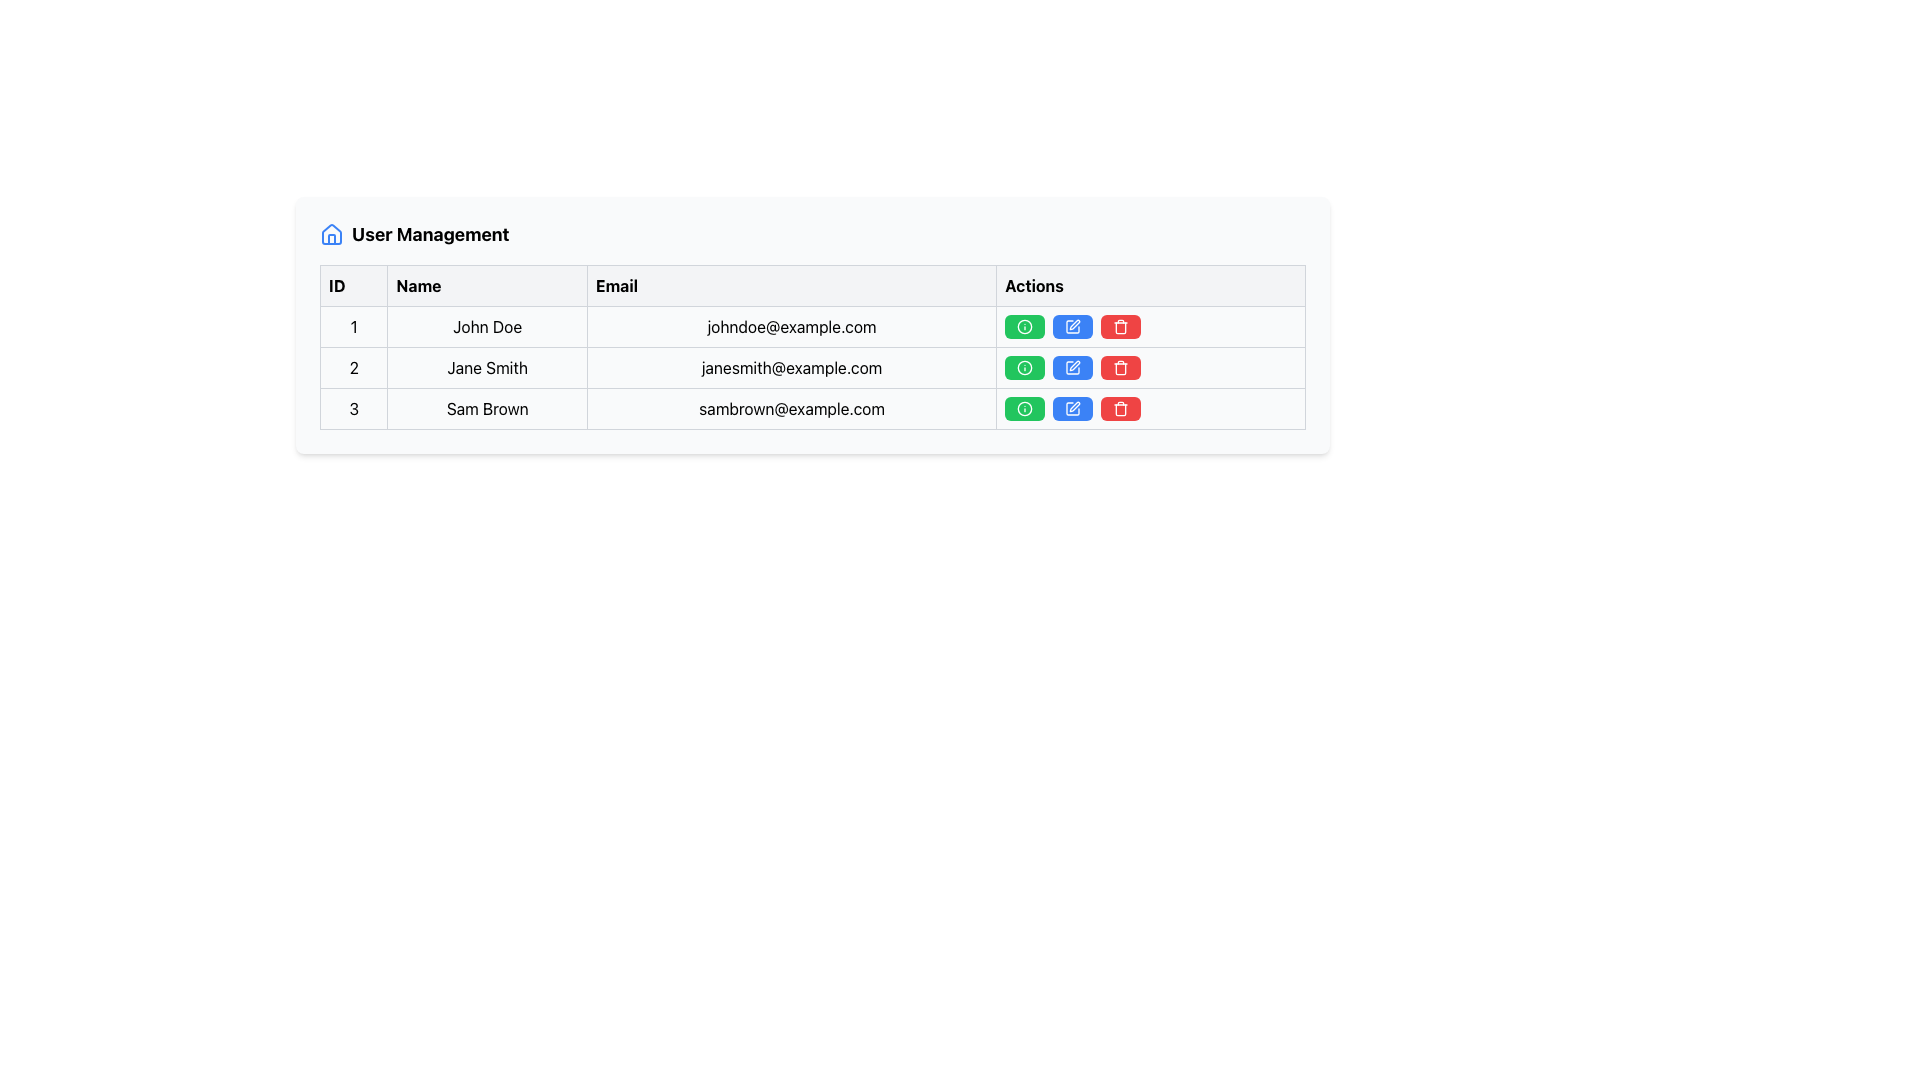 This screenshot has width=1920, height=1080. I want to click on the blue pencil icon button in the Actions column of the user management table for user 'John Doe', so click(1072, 326).